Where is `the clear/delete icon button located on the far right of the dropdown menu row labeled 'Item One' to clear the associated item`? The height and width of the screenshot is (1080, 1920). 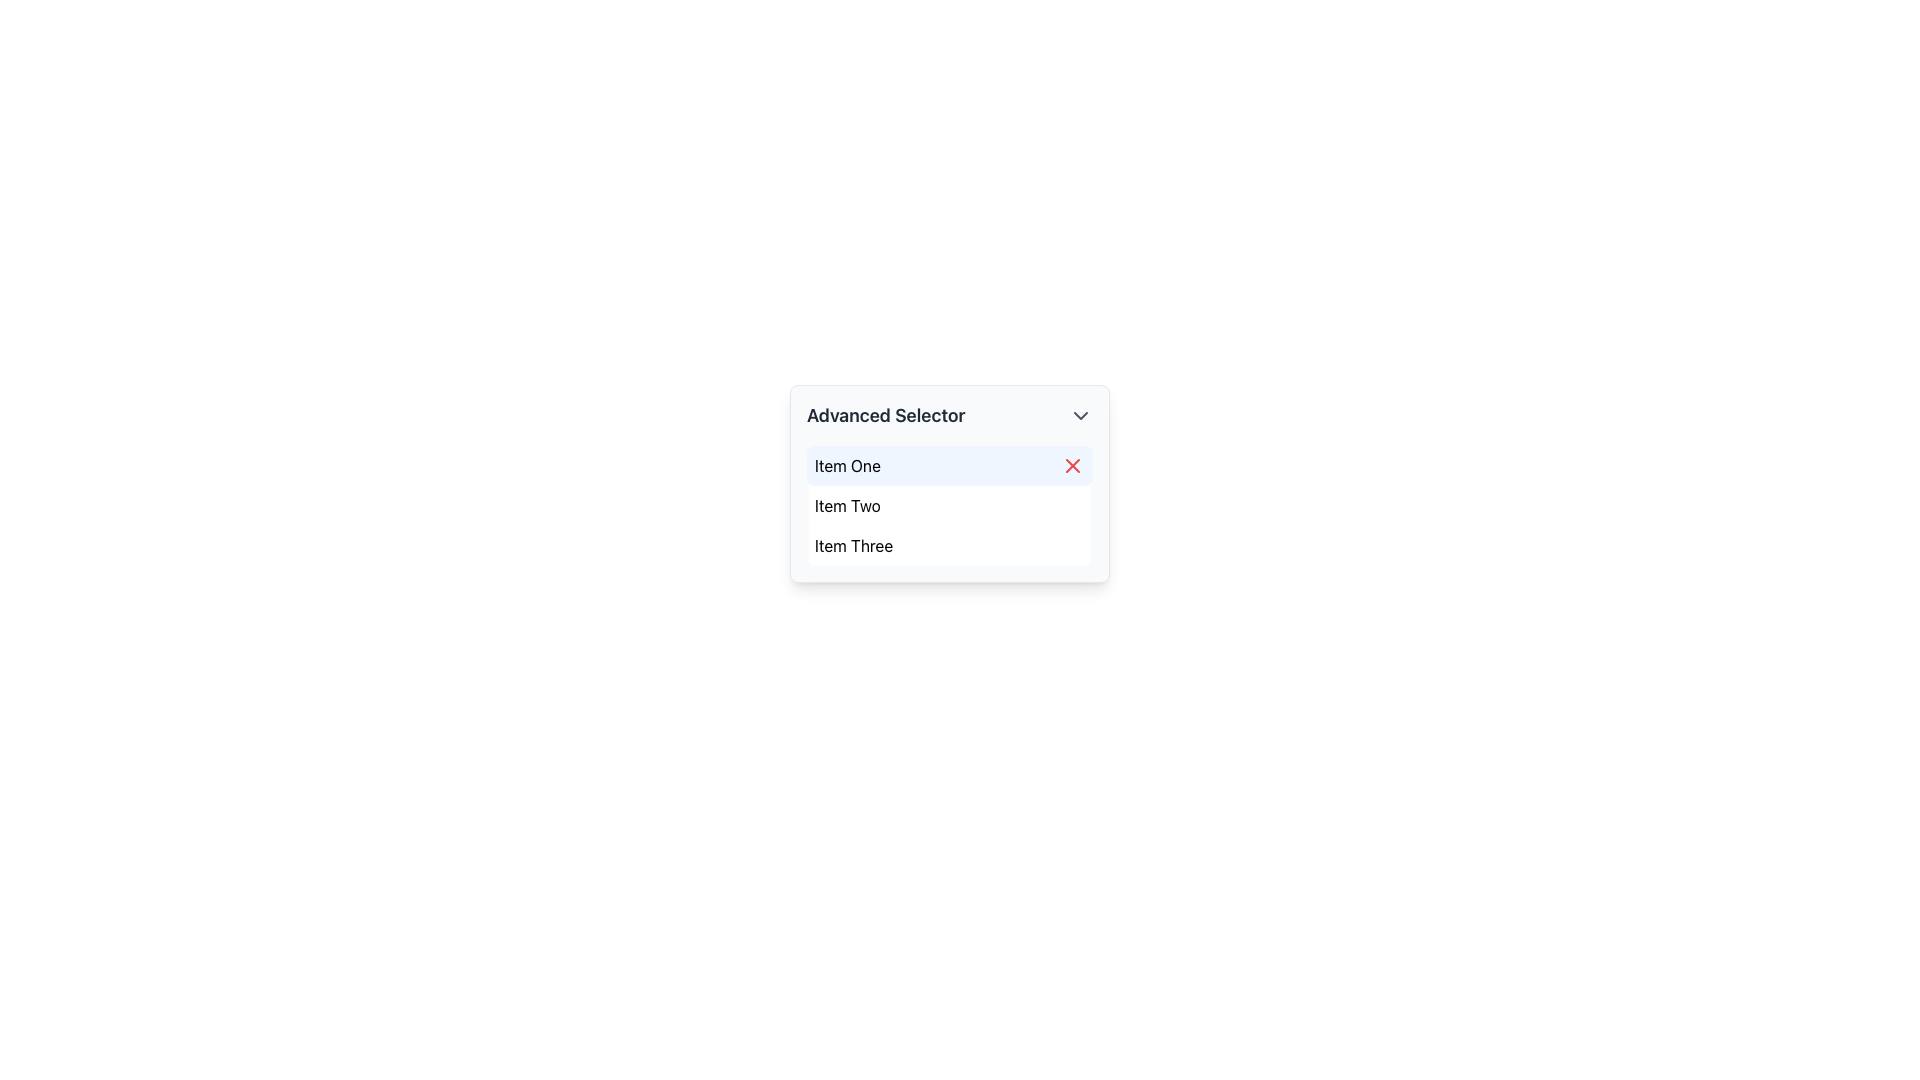
the clear/delete icon button located on the far right of the dropdown menu row labeled 'Item One' to clear the associated item is located at coordinates (1072, 466).